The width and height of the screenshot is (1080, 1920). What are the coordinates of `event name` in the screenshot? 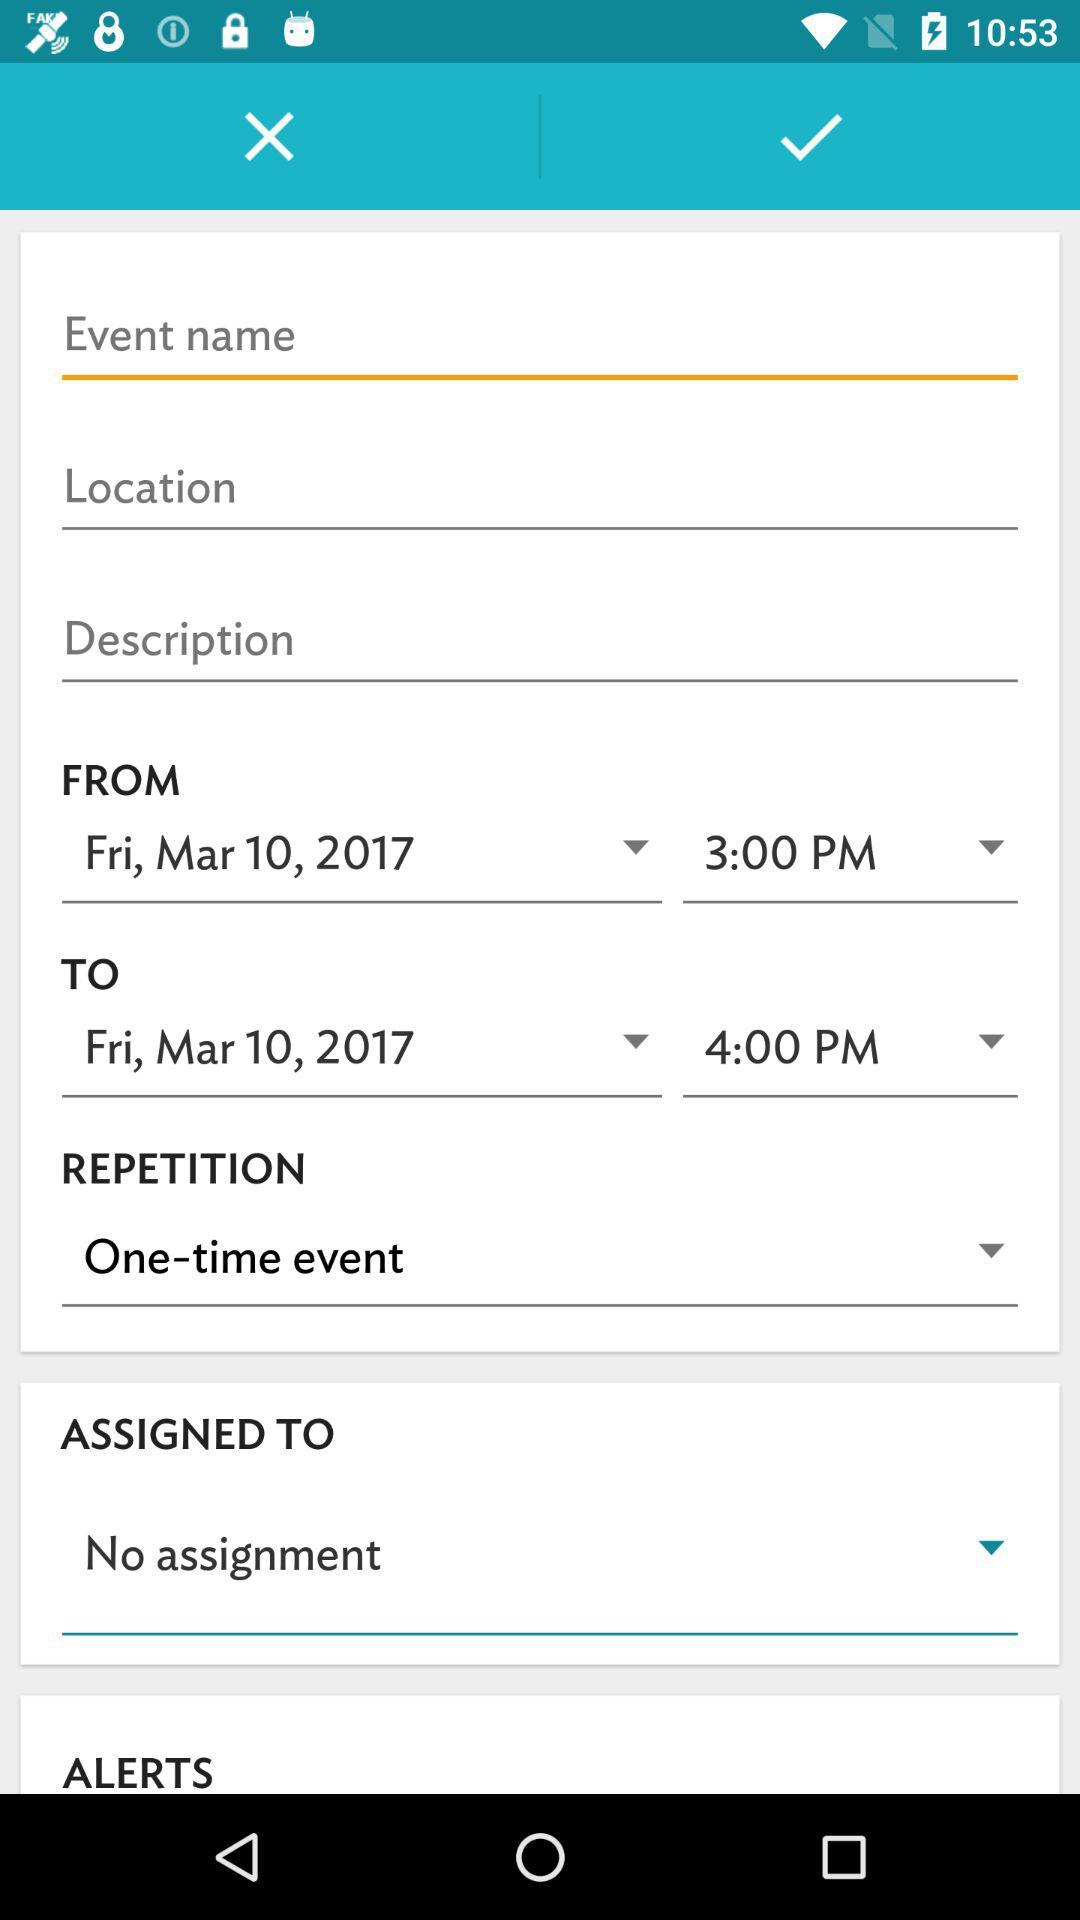 It's located at (540, 335).